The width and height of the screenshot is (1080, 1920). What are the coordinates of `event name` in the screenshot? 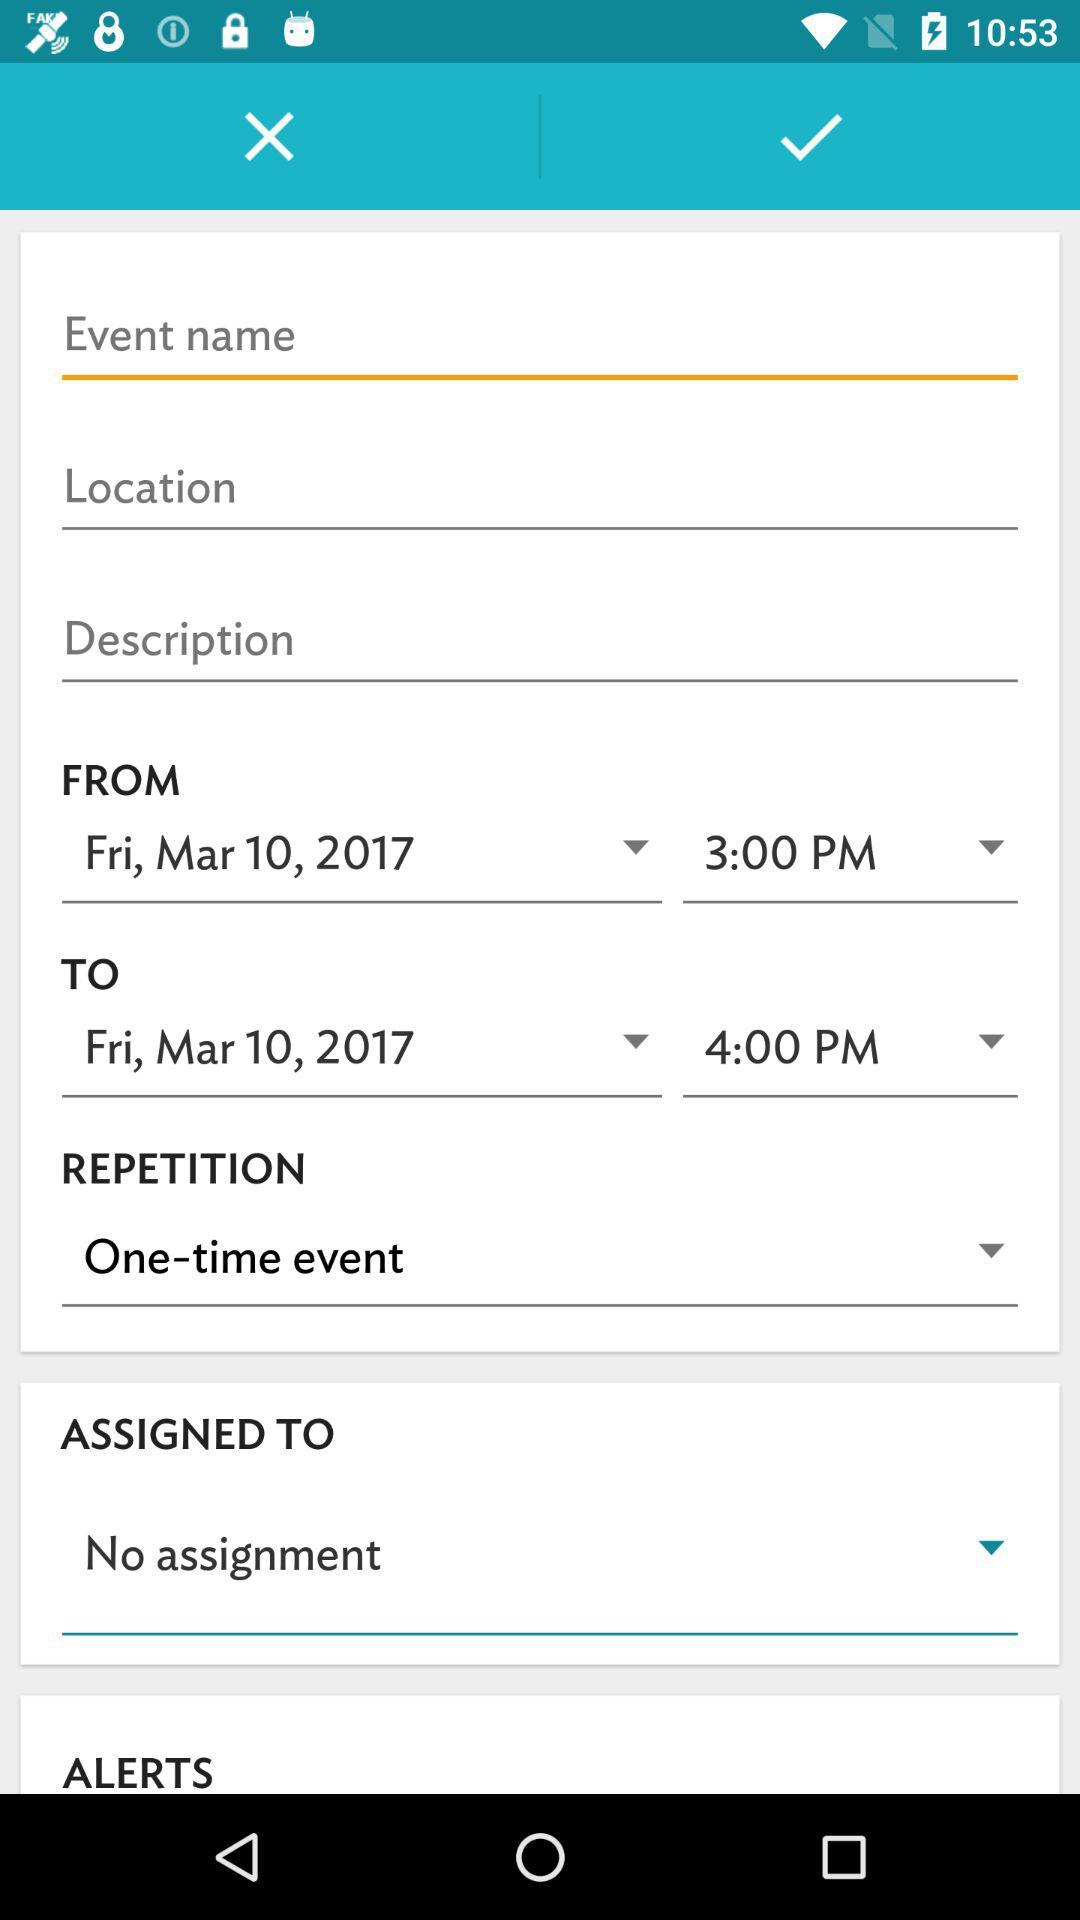 It's located at (540, 335).